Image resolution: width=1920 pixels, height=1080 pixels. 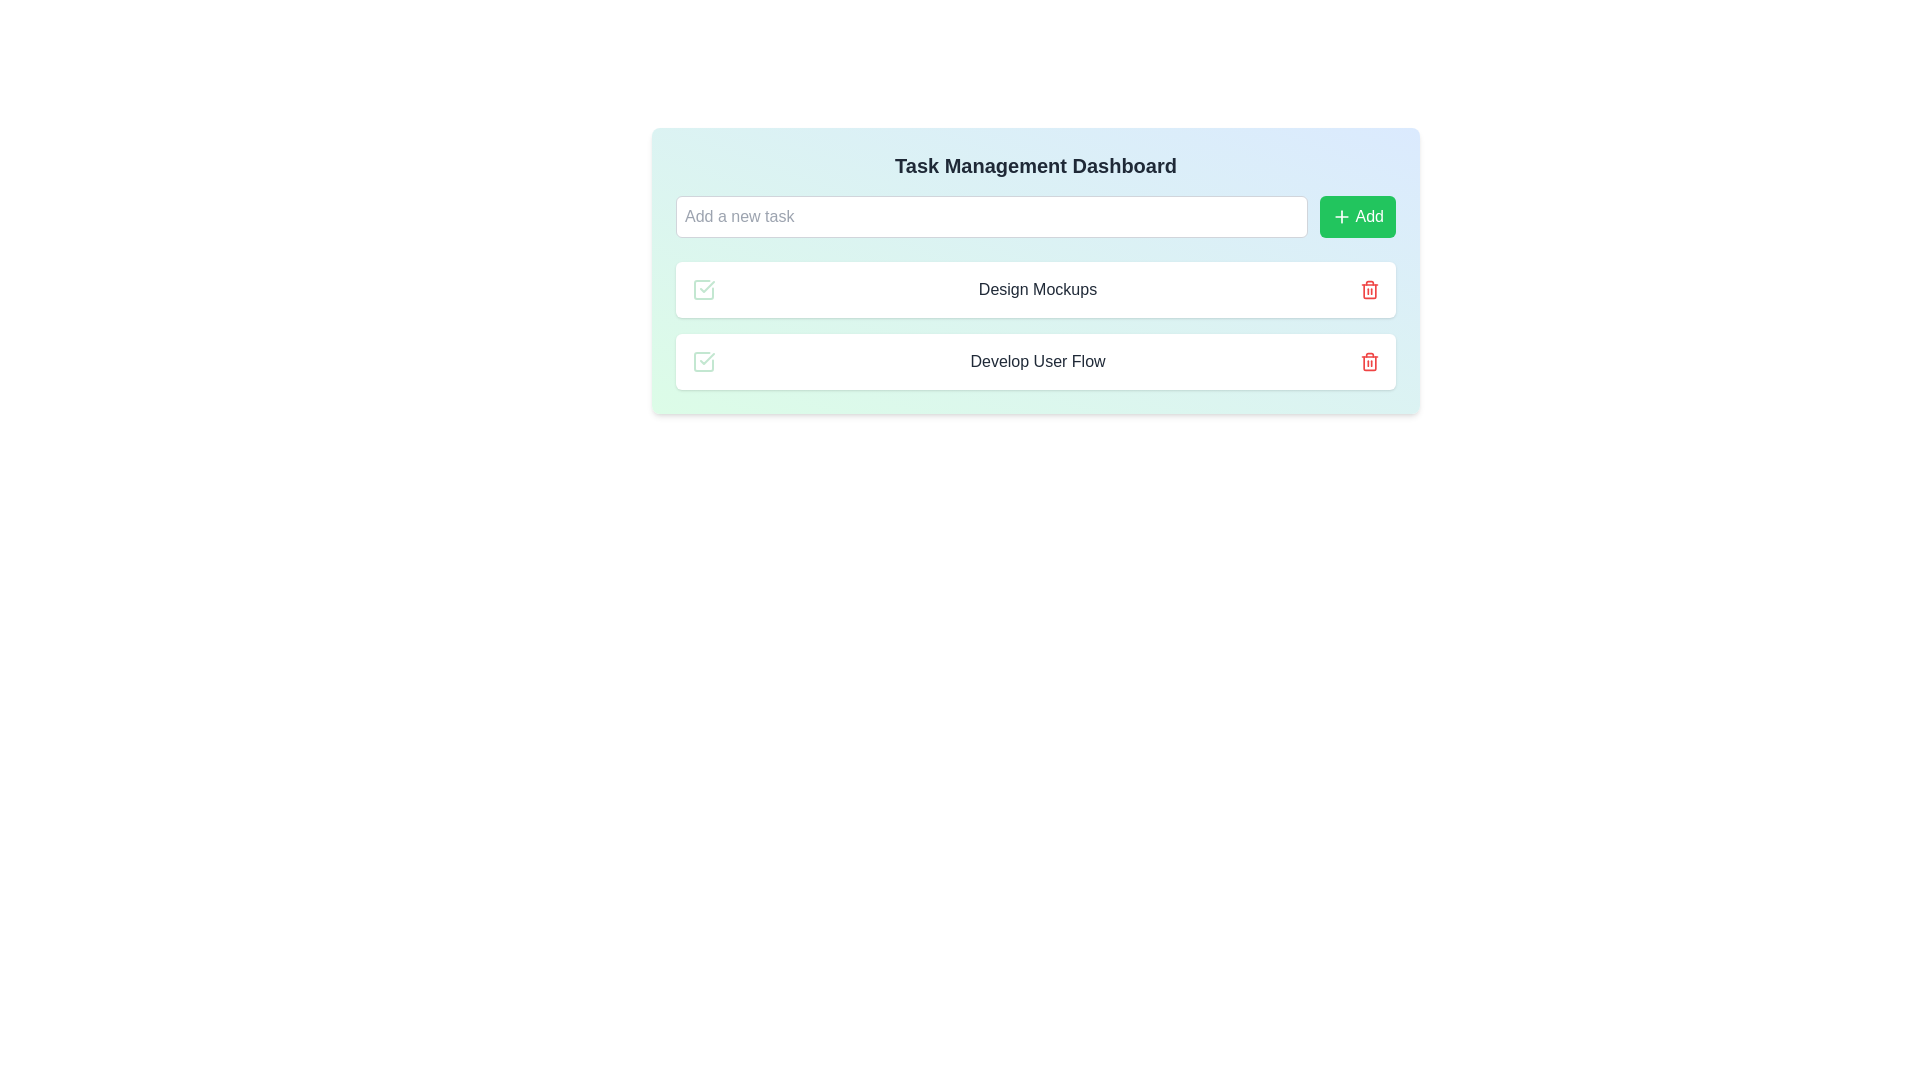 What do you see at coordinates (1357, 216) in the screenshot?
I see `the rectangular green button with a white plus icon and 'Add' text` at bounding box center [1357, 216].